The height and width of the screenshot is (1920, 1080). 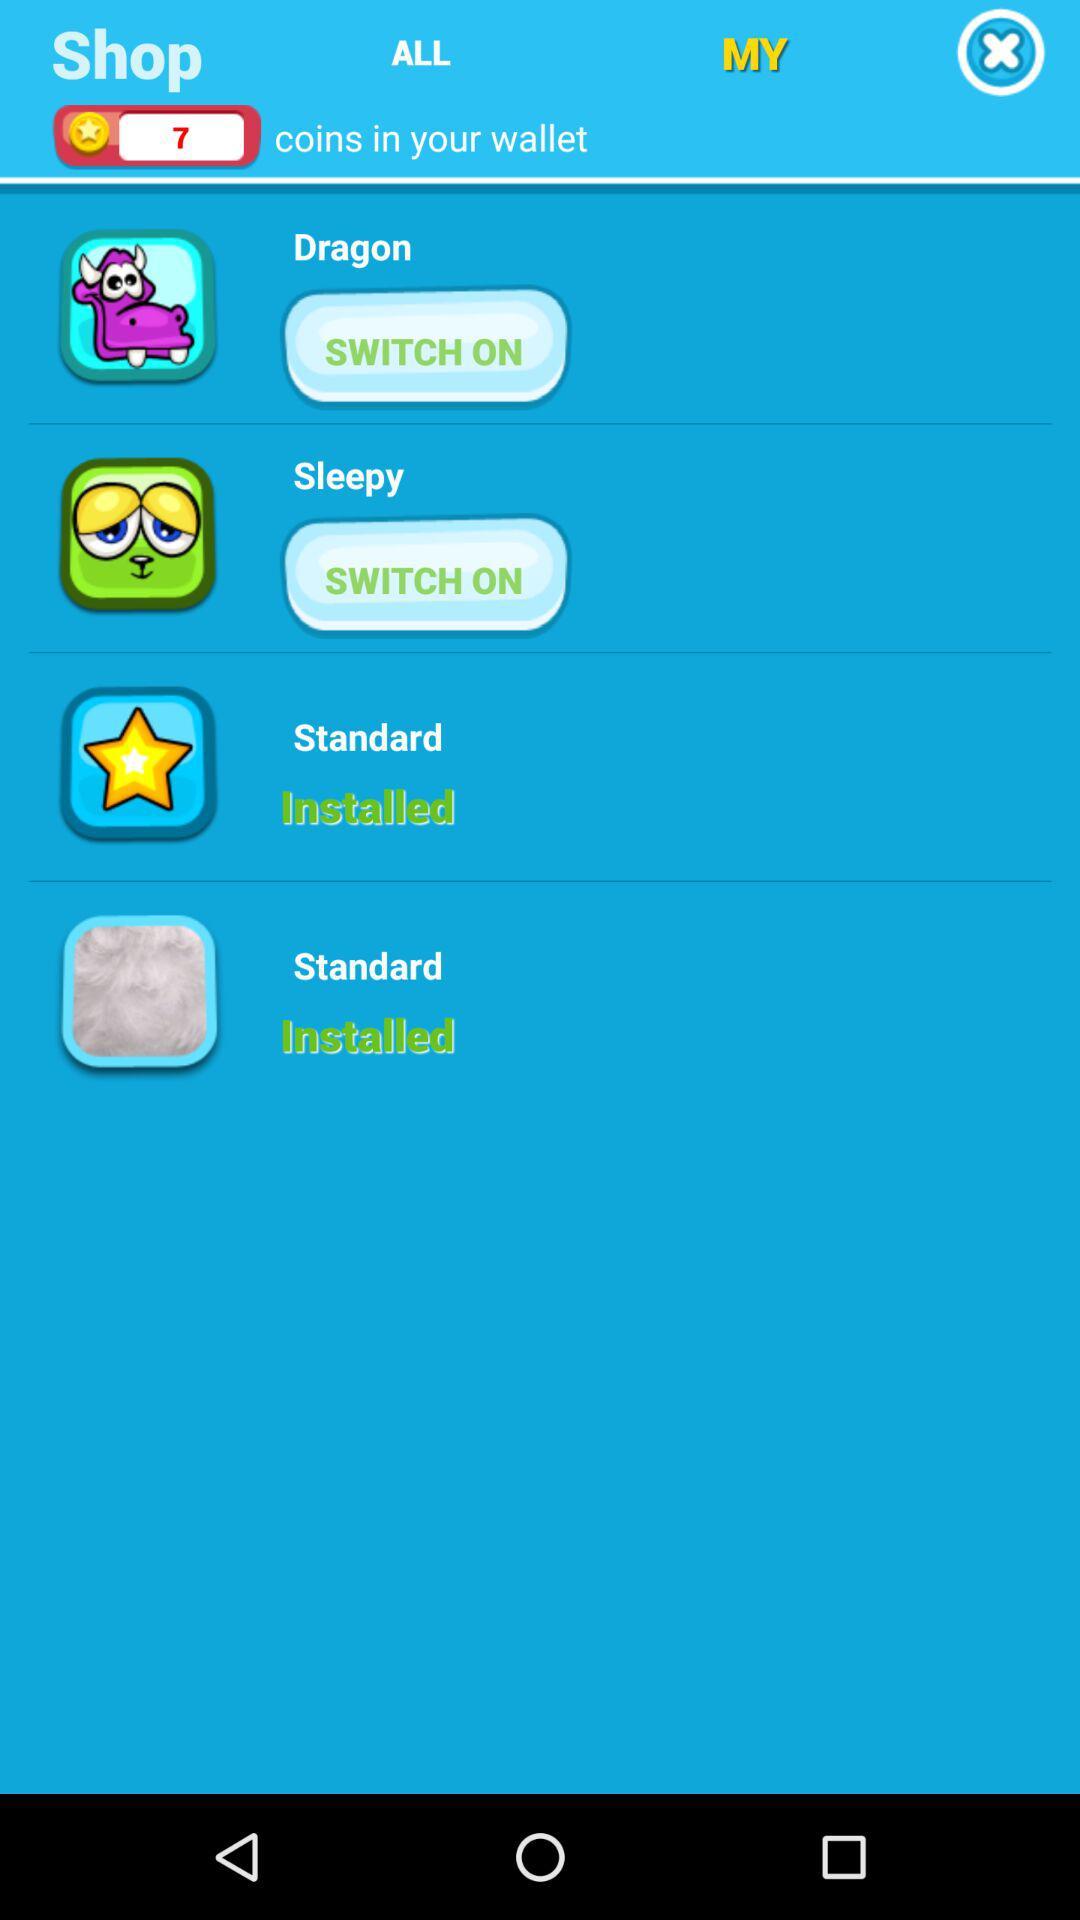 What do you see at coordinates (1000, 52) in the screenshot?
I see `window` at bounding box center [1000, 52].